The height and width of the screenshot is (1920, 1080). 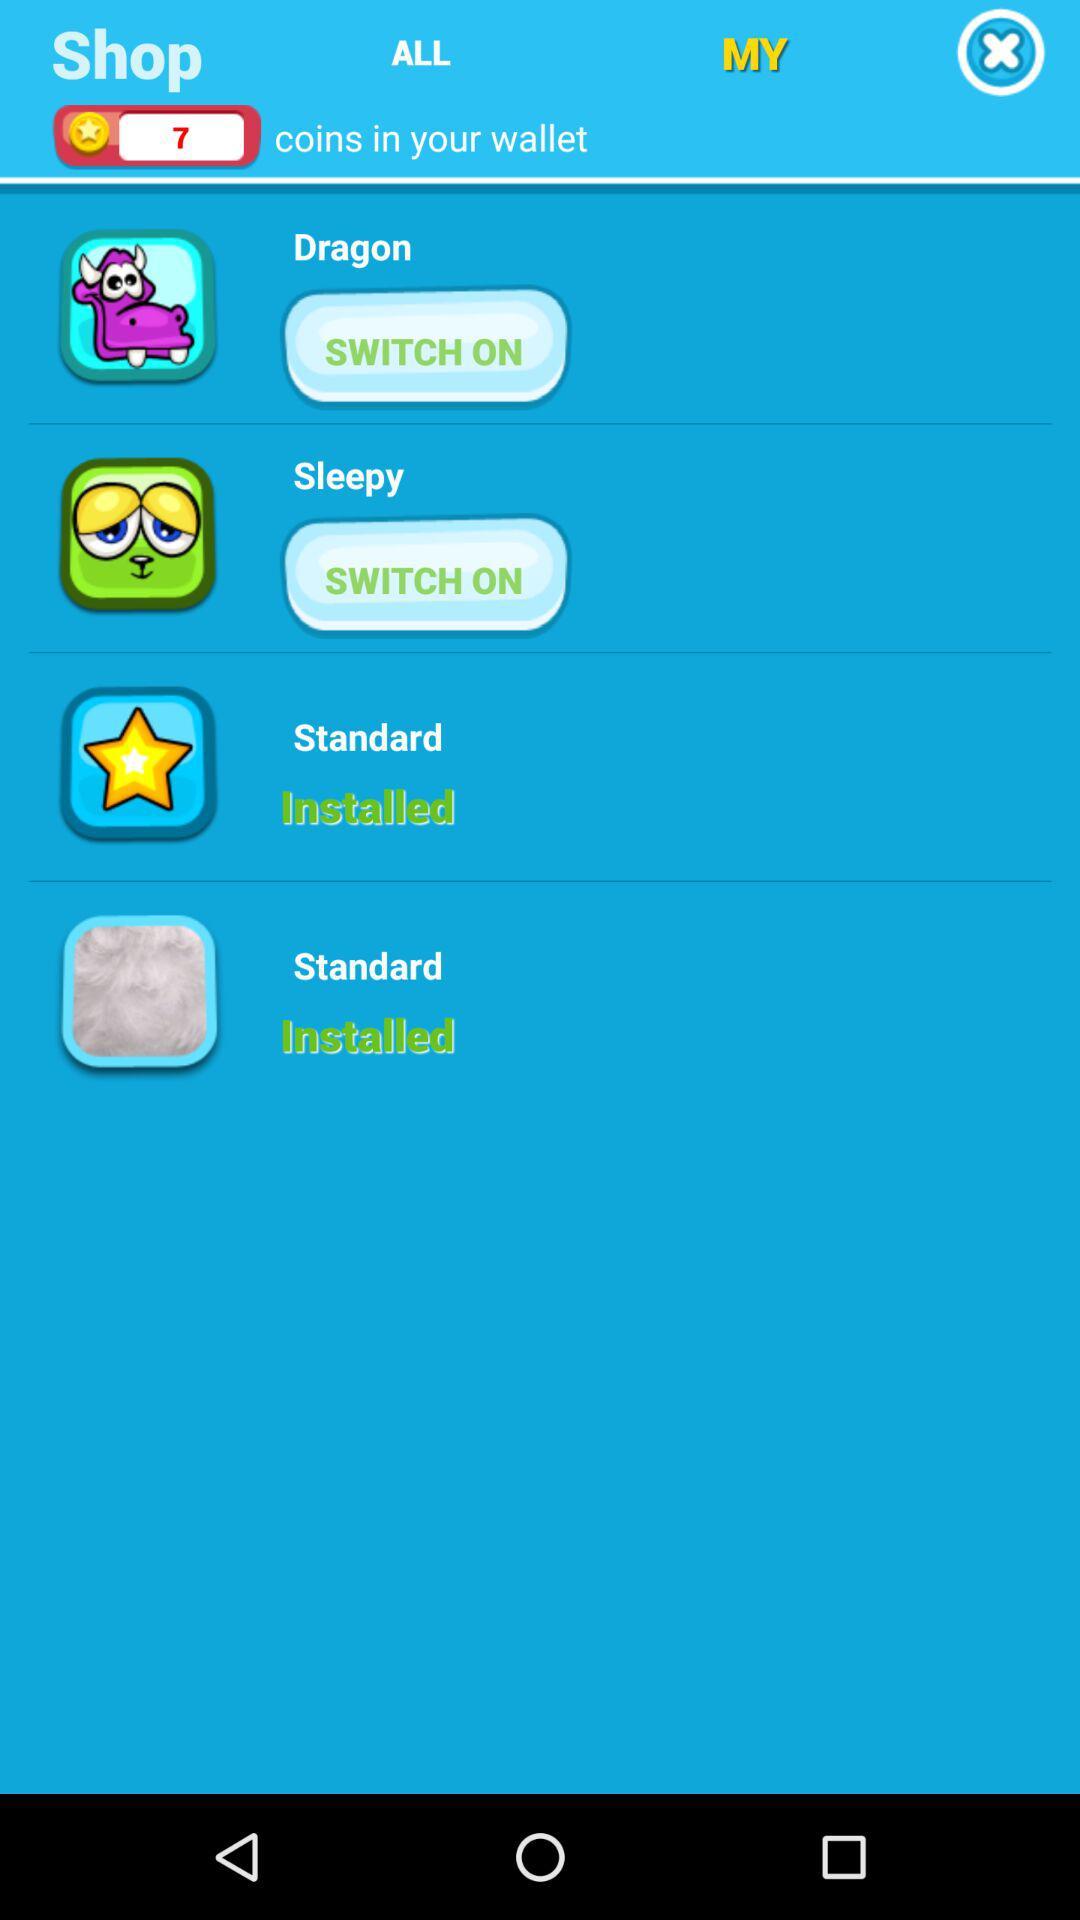 What do you see at coordinates (1000, 52) in the screenshot?
I see `window` at bounding box center [1000, 52].